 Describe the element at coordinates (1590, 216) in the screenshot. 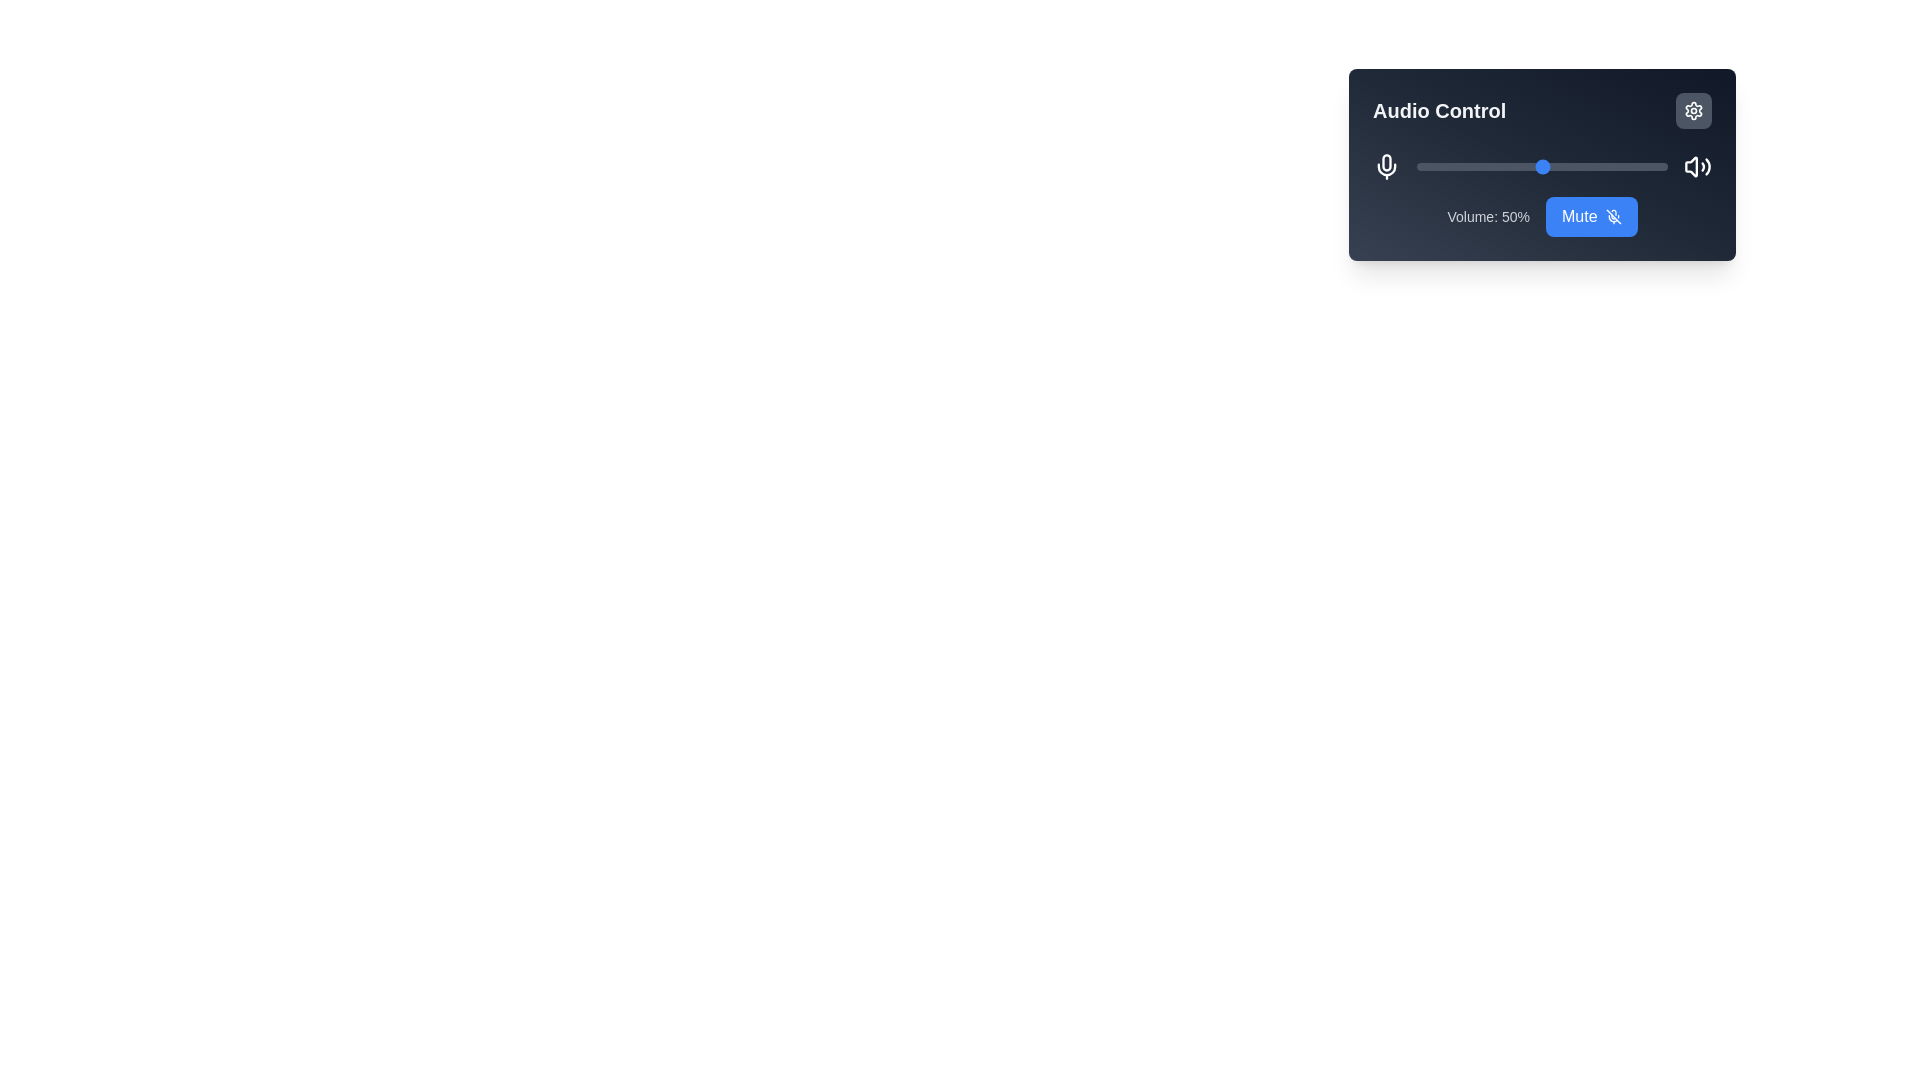

I see `the 'Mute' button with a blue background and a microphone icon with a strike-through line, located` at that location.